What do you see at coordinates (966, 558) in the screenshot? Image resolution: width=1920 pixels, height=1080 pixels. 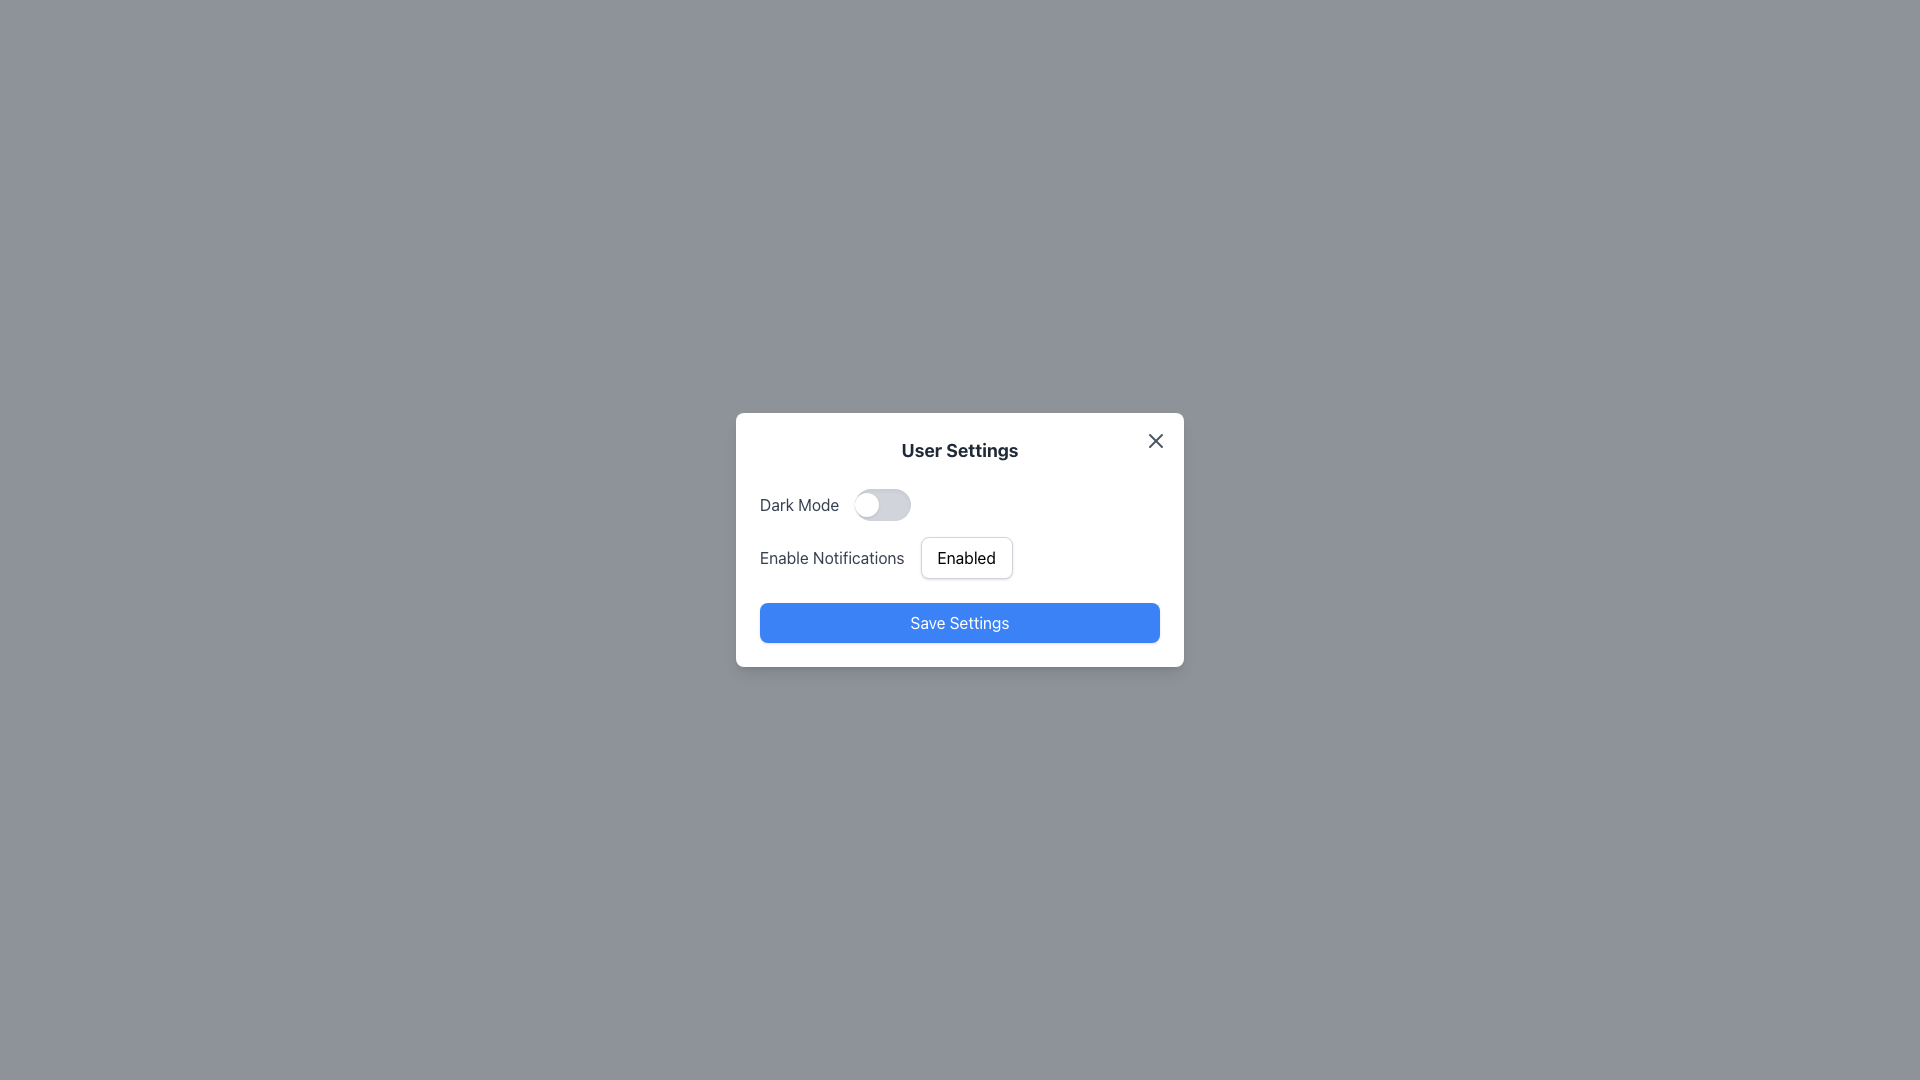 I see `the notifications toggle button located to the right of the 'Enable Notifications' text in the 'User Settings' modal dialog box` at bounding box center [966, 558].